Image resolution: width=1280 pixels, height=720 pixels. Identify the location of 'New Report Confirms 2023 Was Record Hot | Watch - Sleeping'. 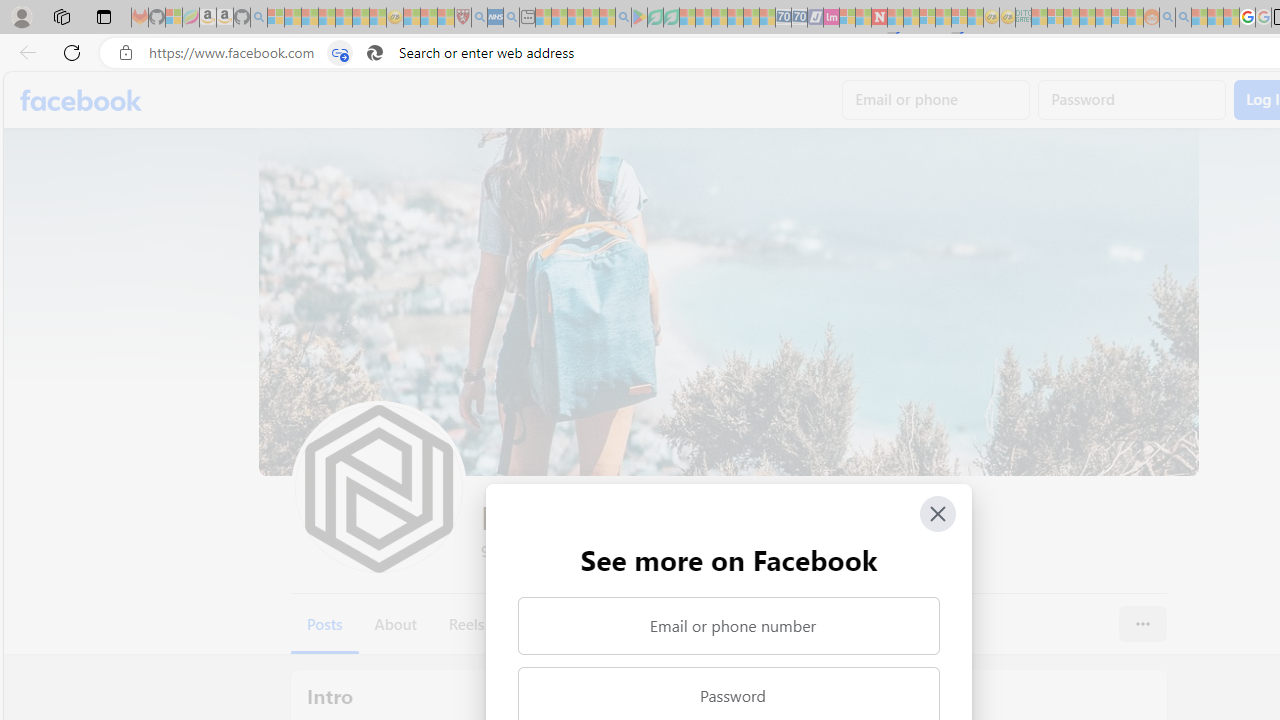
(343, 17).